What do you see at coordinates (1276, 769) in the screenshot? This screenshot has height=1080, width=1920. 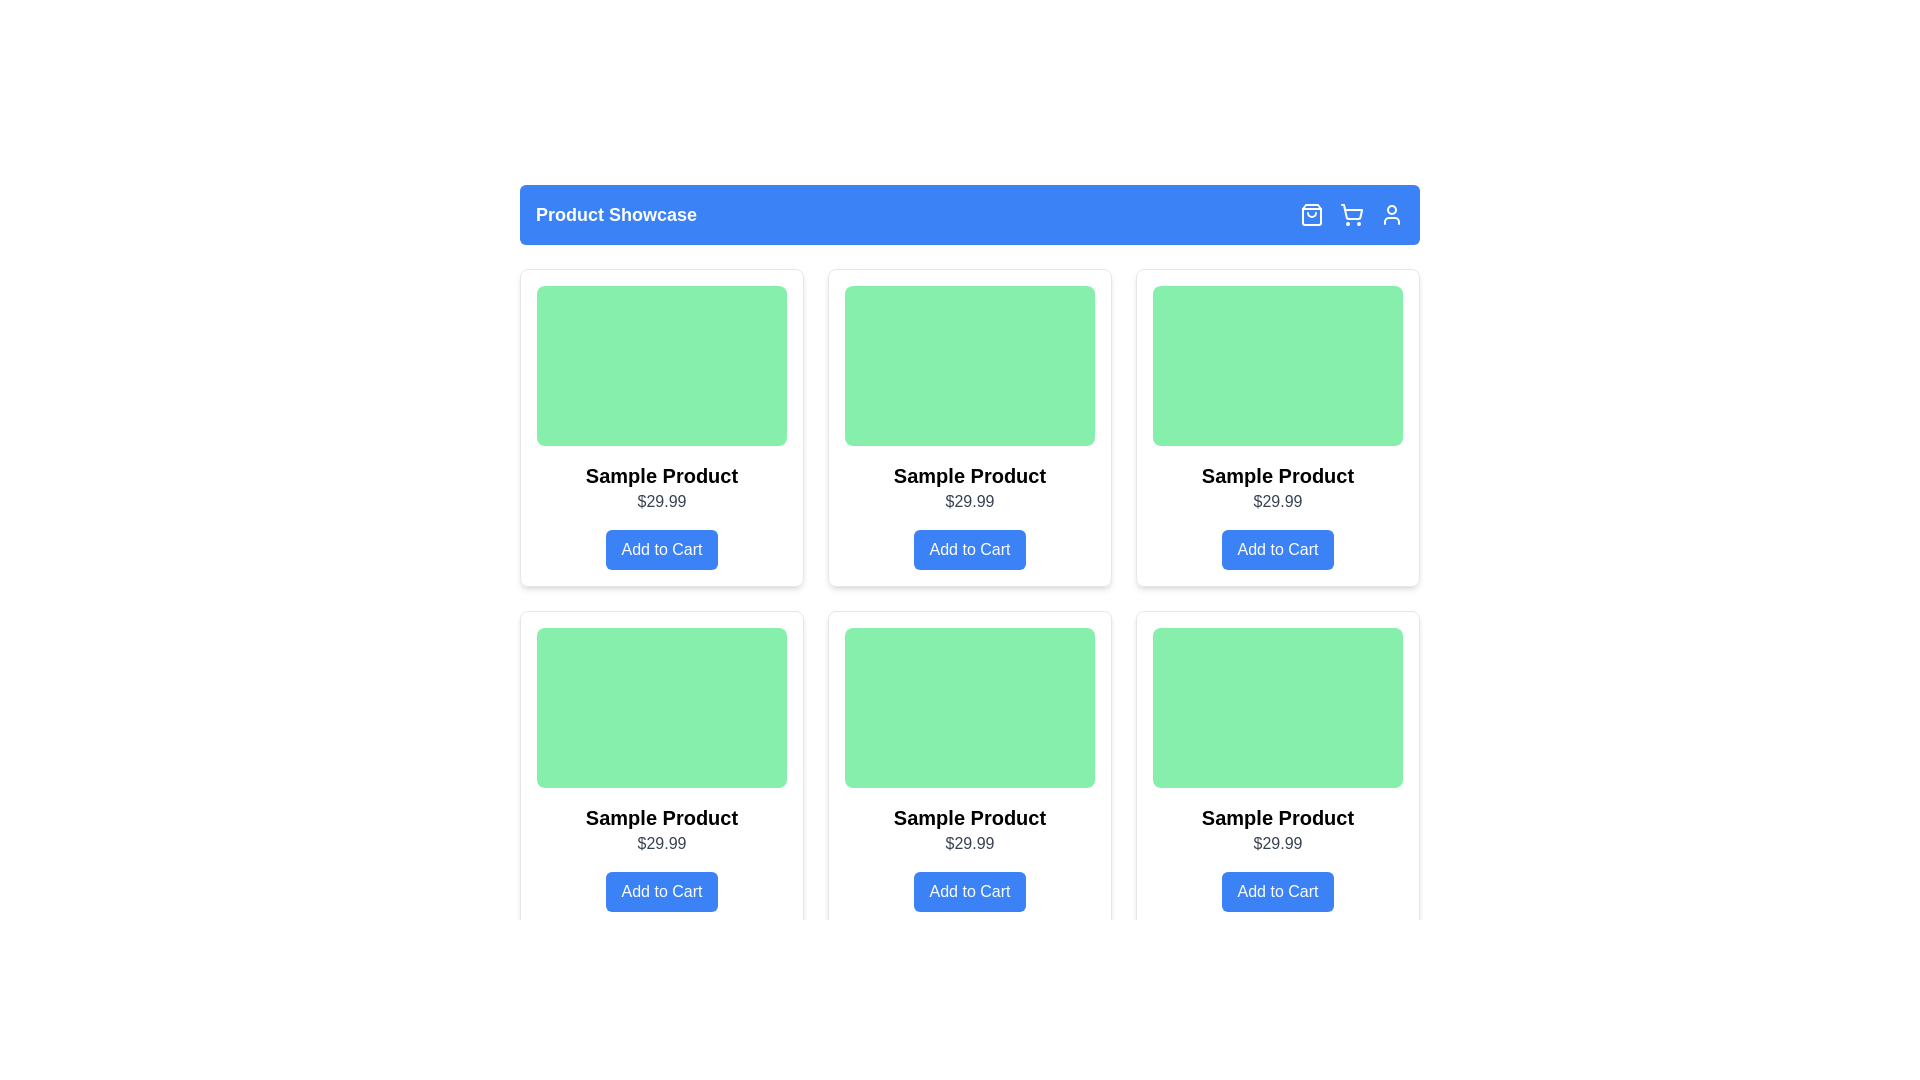 I see `the 'Add to Cart' button on the card titled 'Sample Product', positioned in the second row and third column of the grid layout` at bounding box center [1276, 769].